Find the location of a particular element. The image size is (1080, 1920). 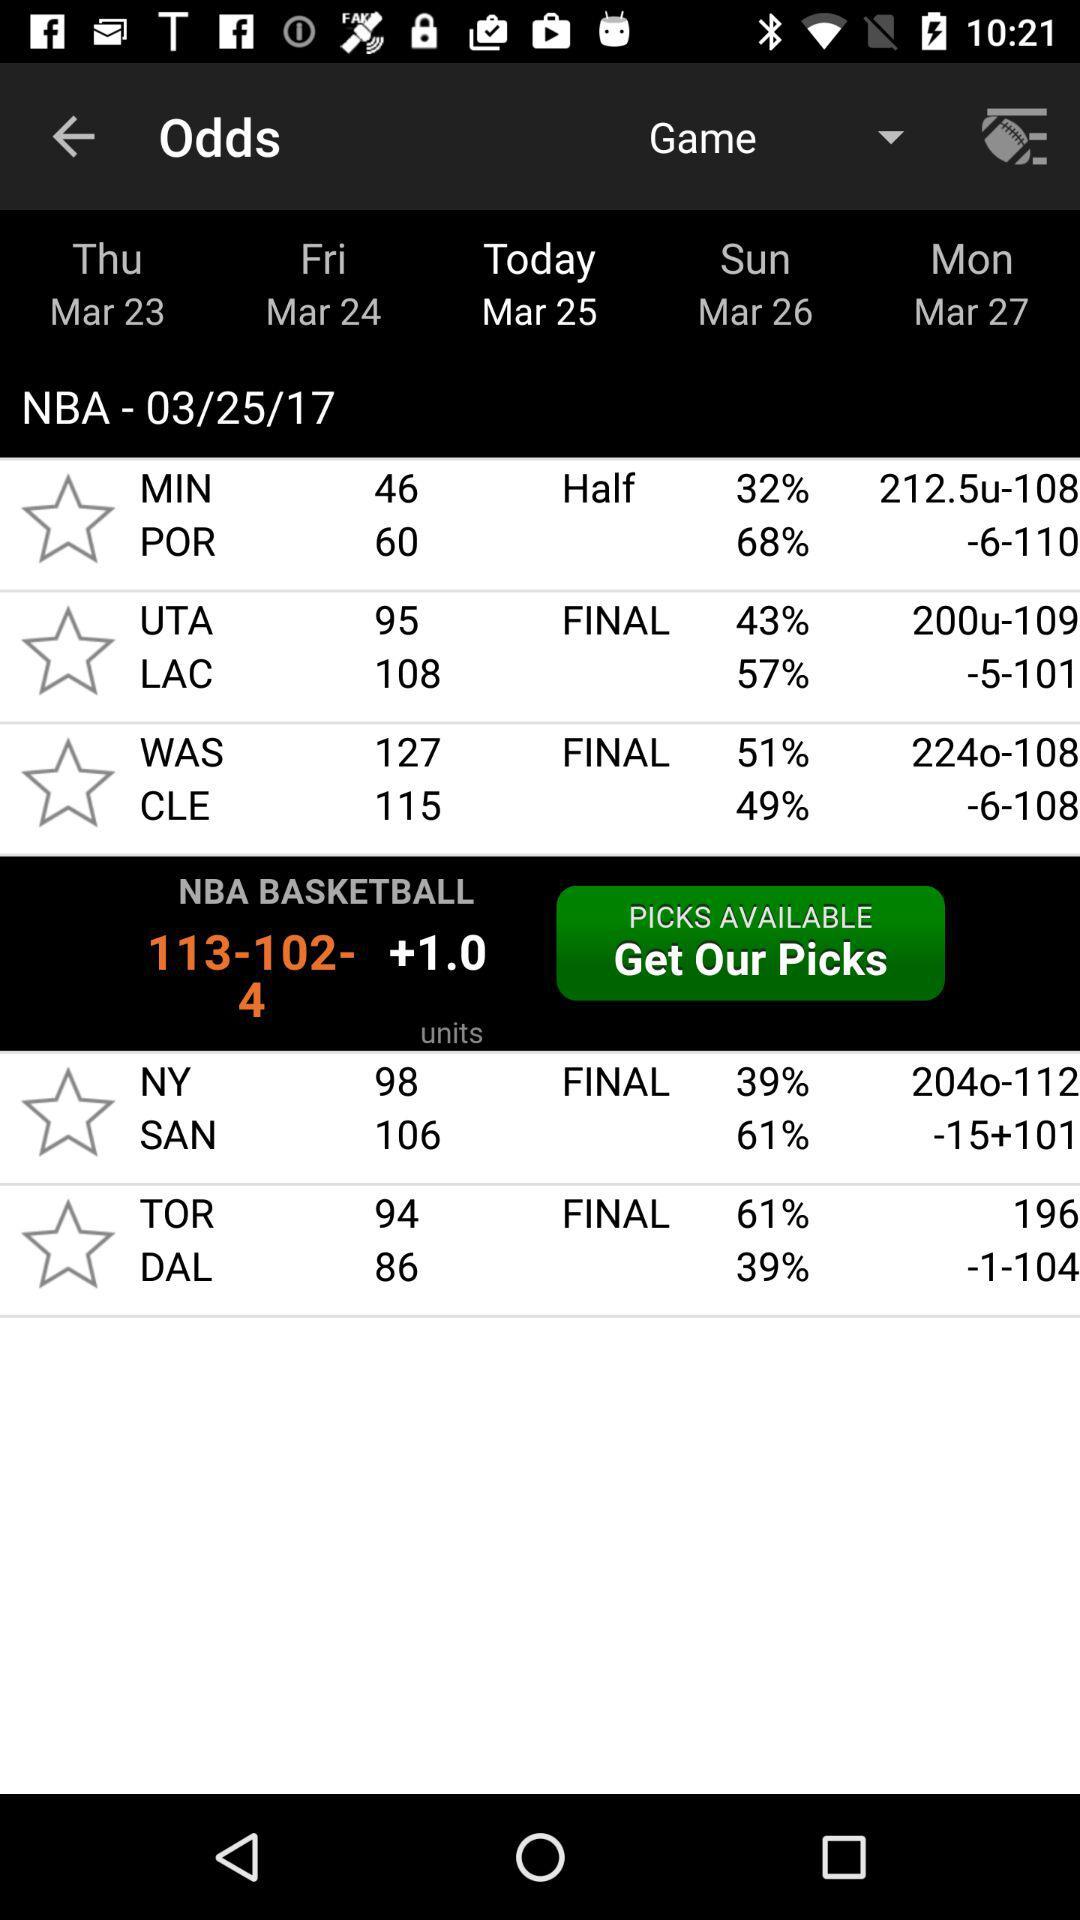

was cle star icon is located at coordinates (67, 781).